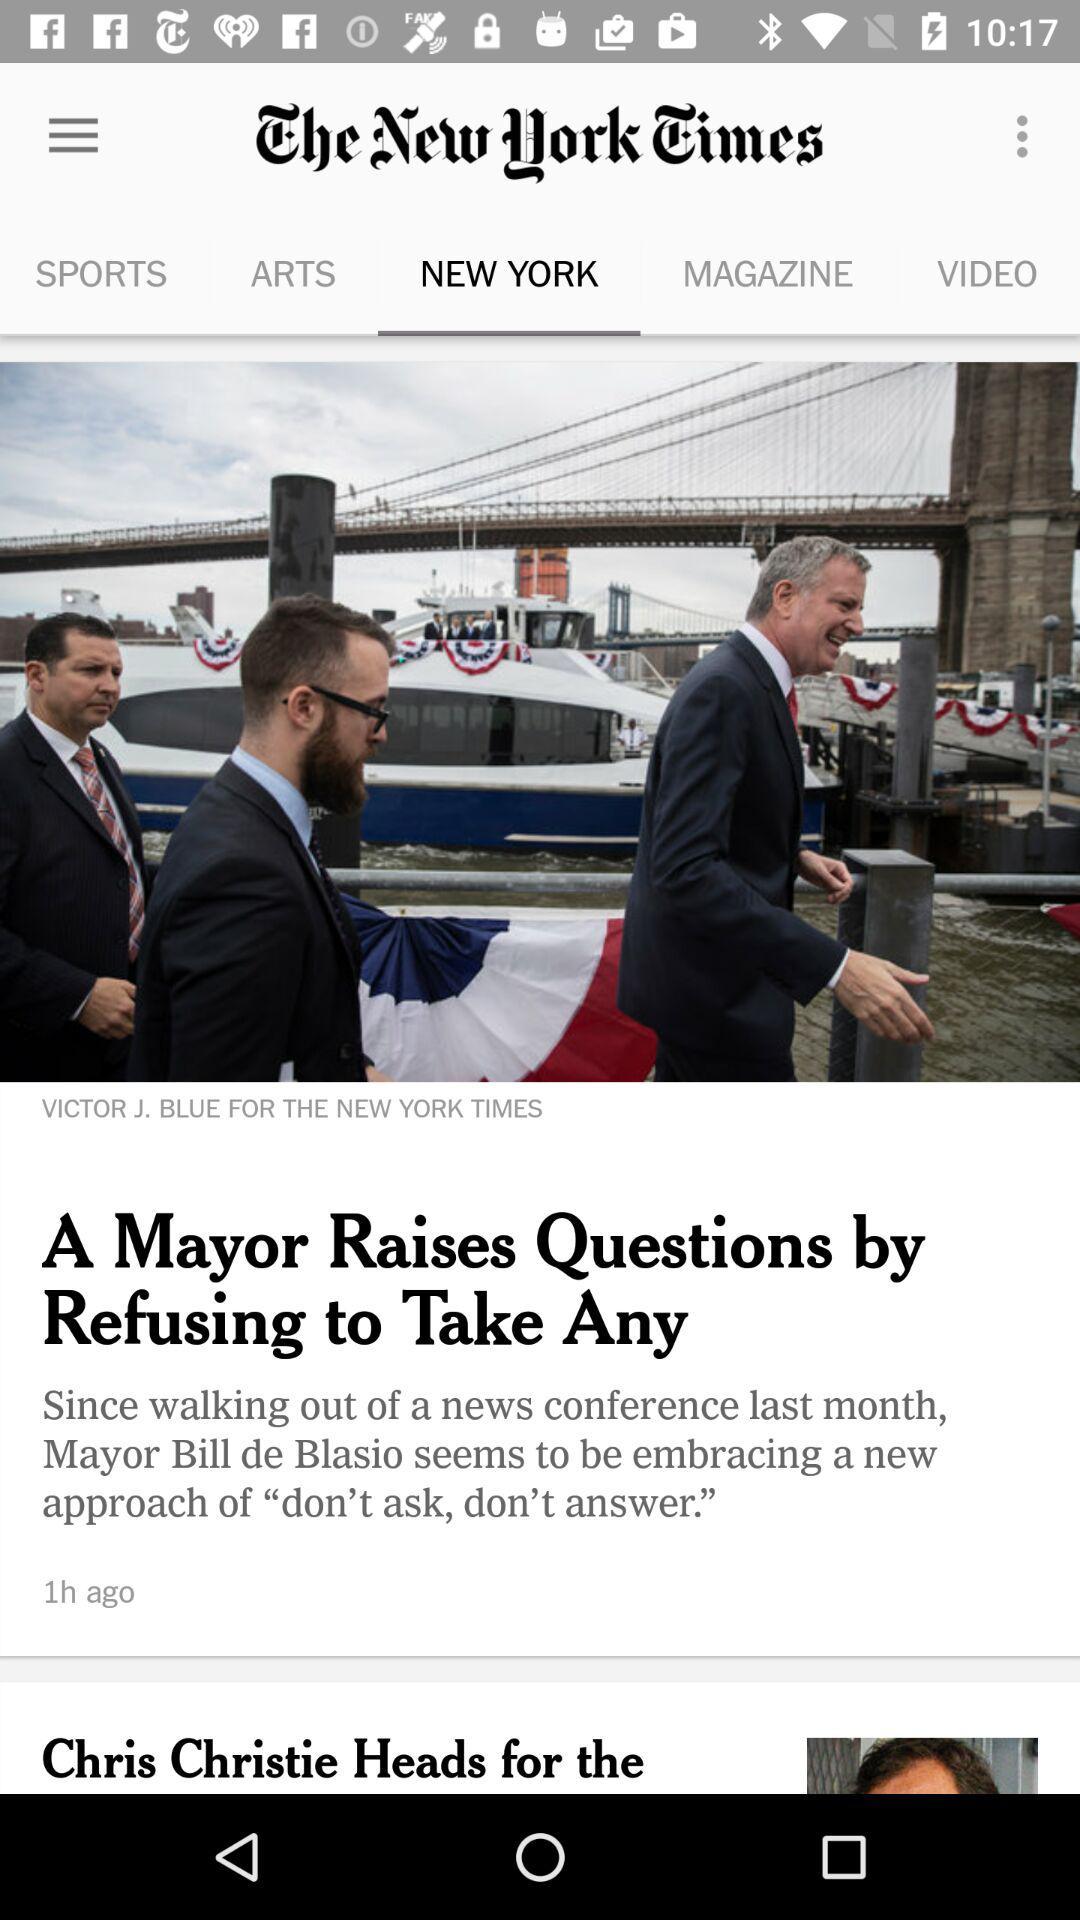 The height and width of the screenshot is (1920, 1080). Describe the element at coordinates (293, 272) in the screenshot. I see `the arts item` at that location.